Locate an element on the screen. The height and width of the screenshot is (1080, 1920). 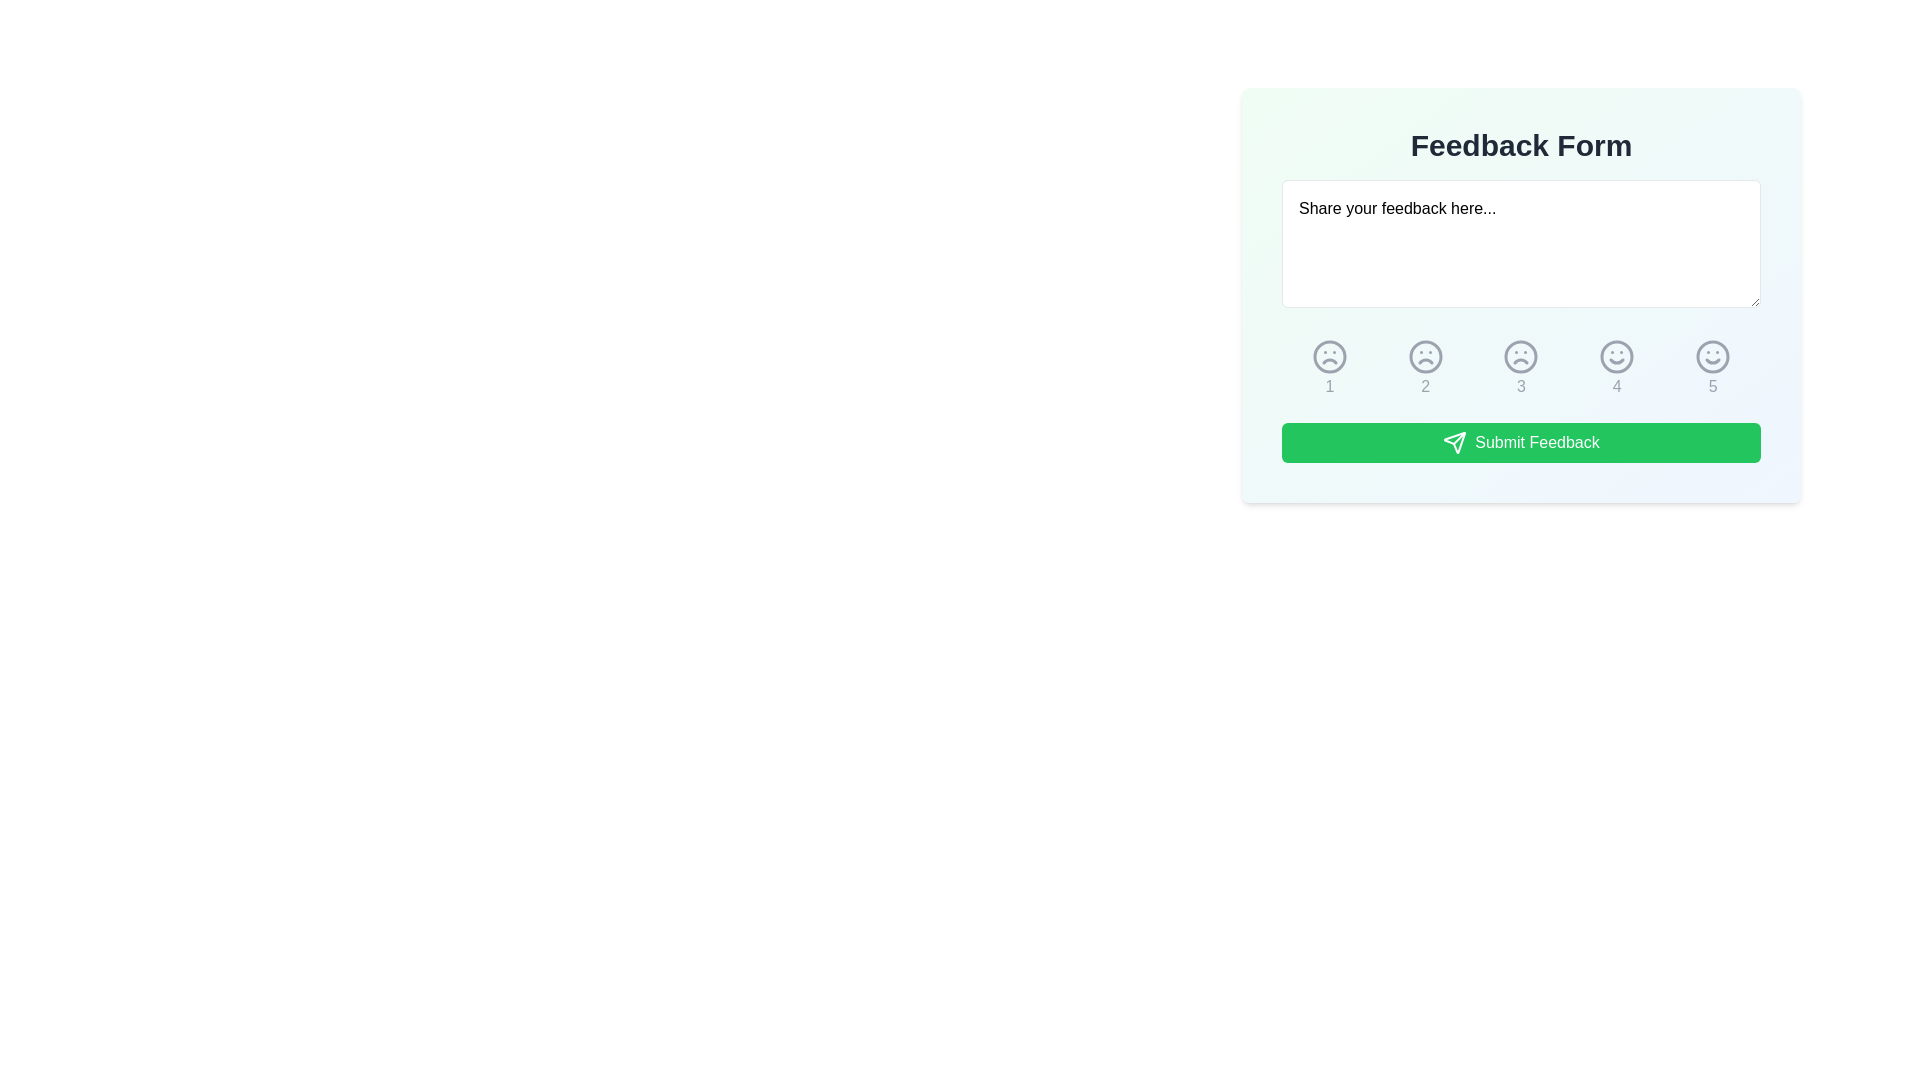
the numeral '4' displayed in gray, which is part of the feedback rating system and located between the numerals '3' and '5' is located at coordinates (1617, 386).